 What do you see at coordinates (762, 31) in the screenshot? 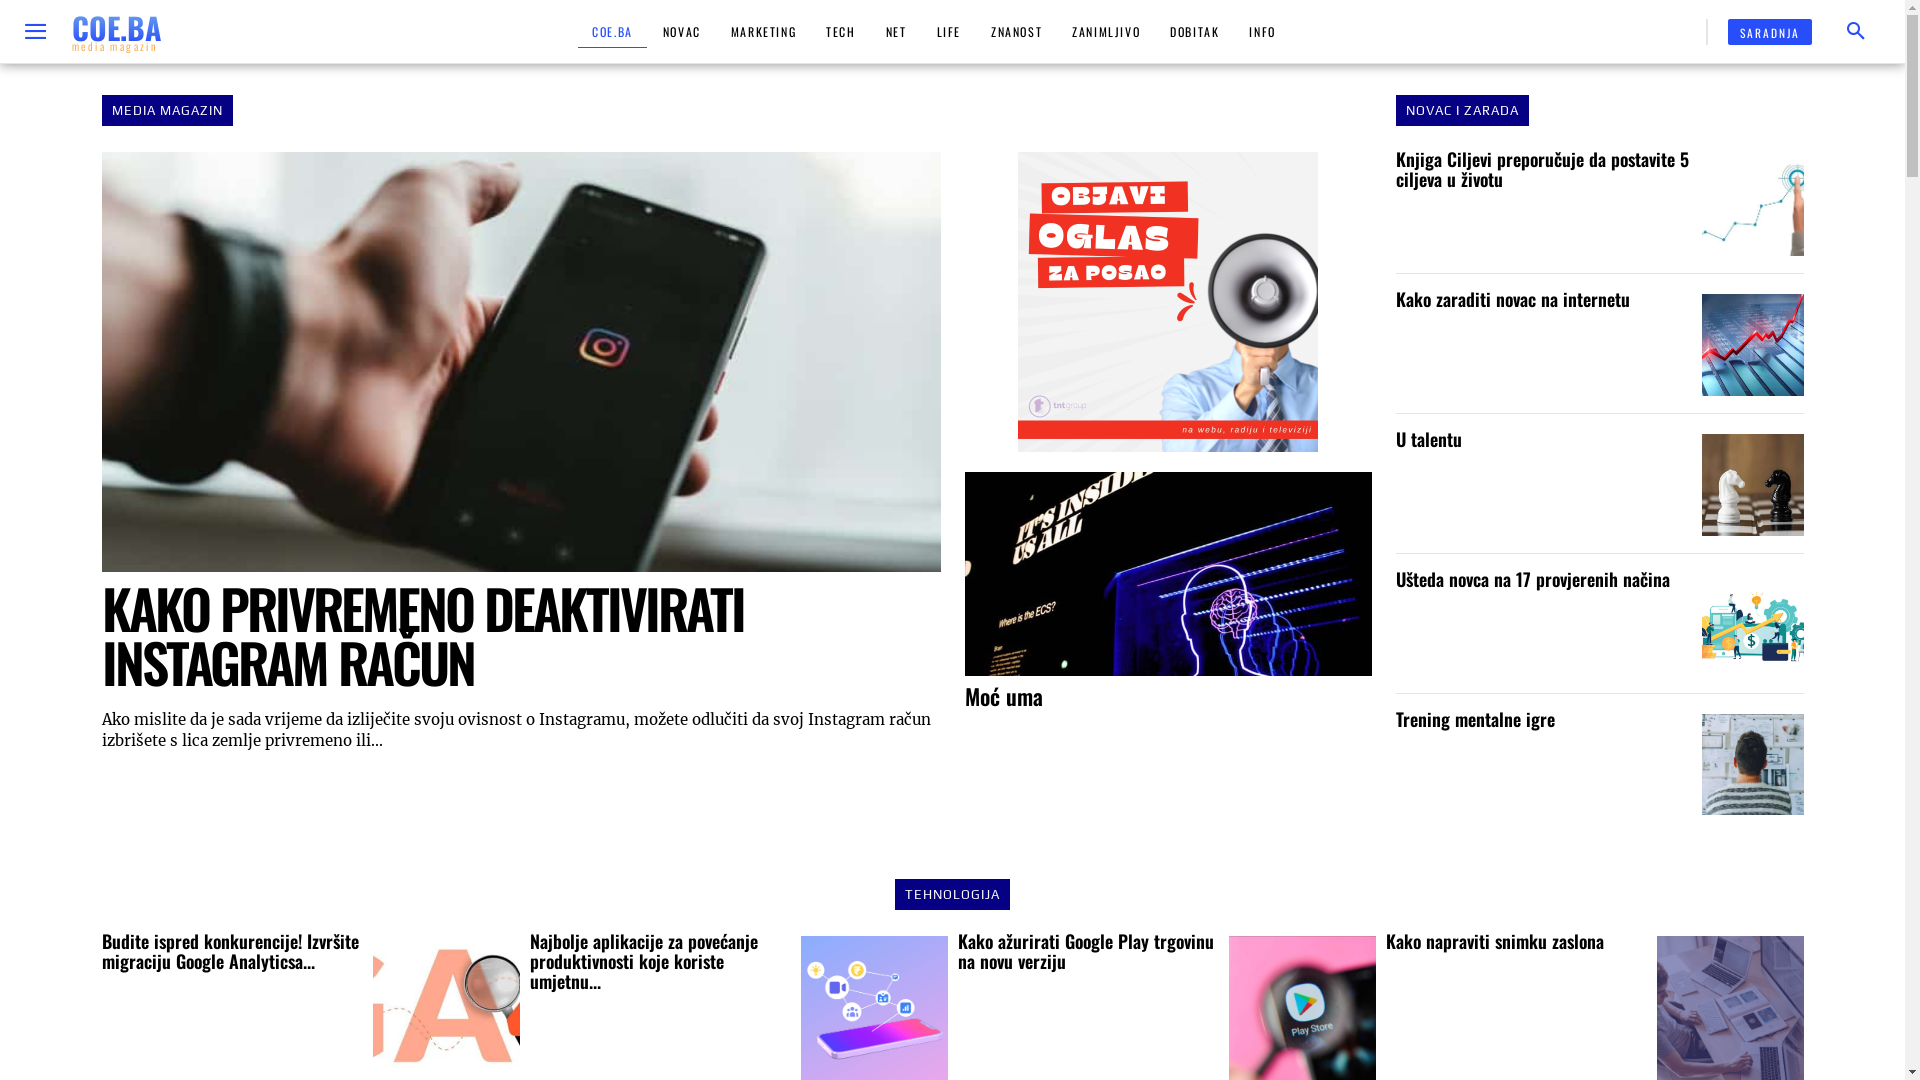
I see `'MARKETING'` at bounding box center [762, 31].